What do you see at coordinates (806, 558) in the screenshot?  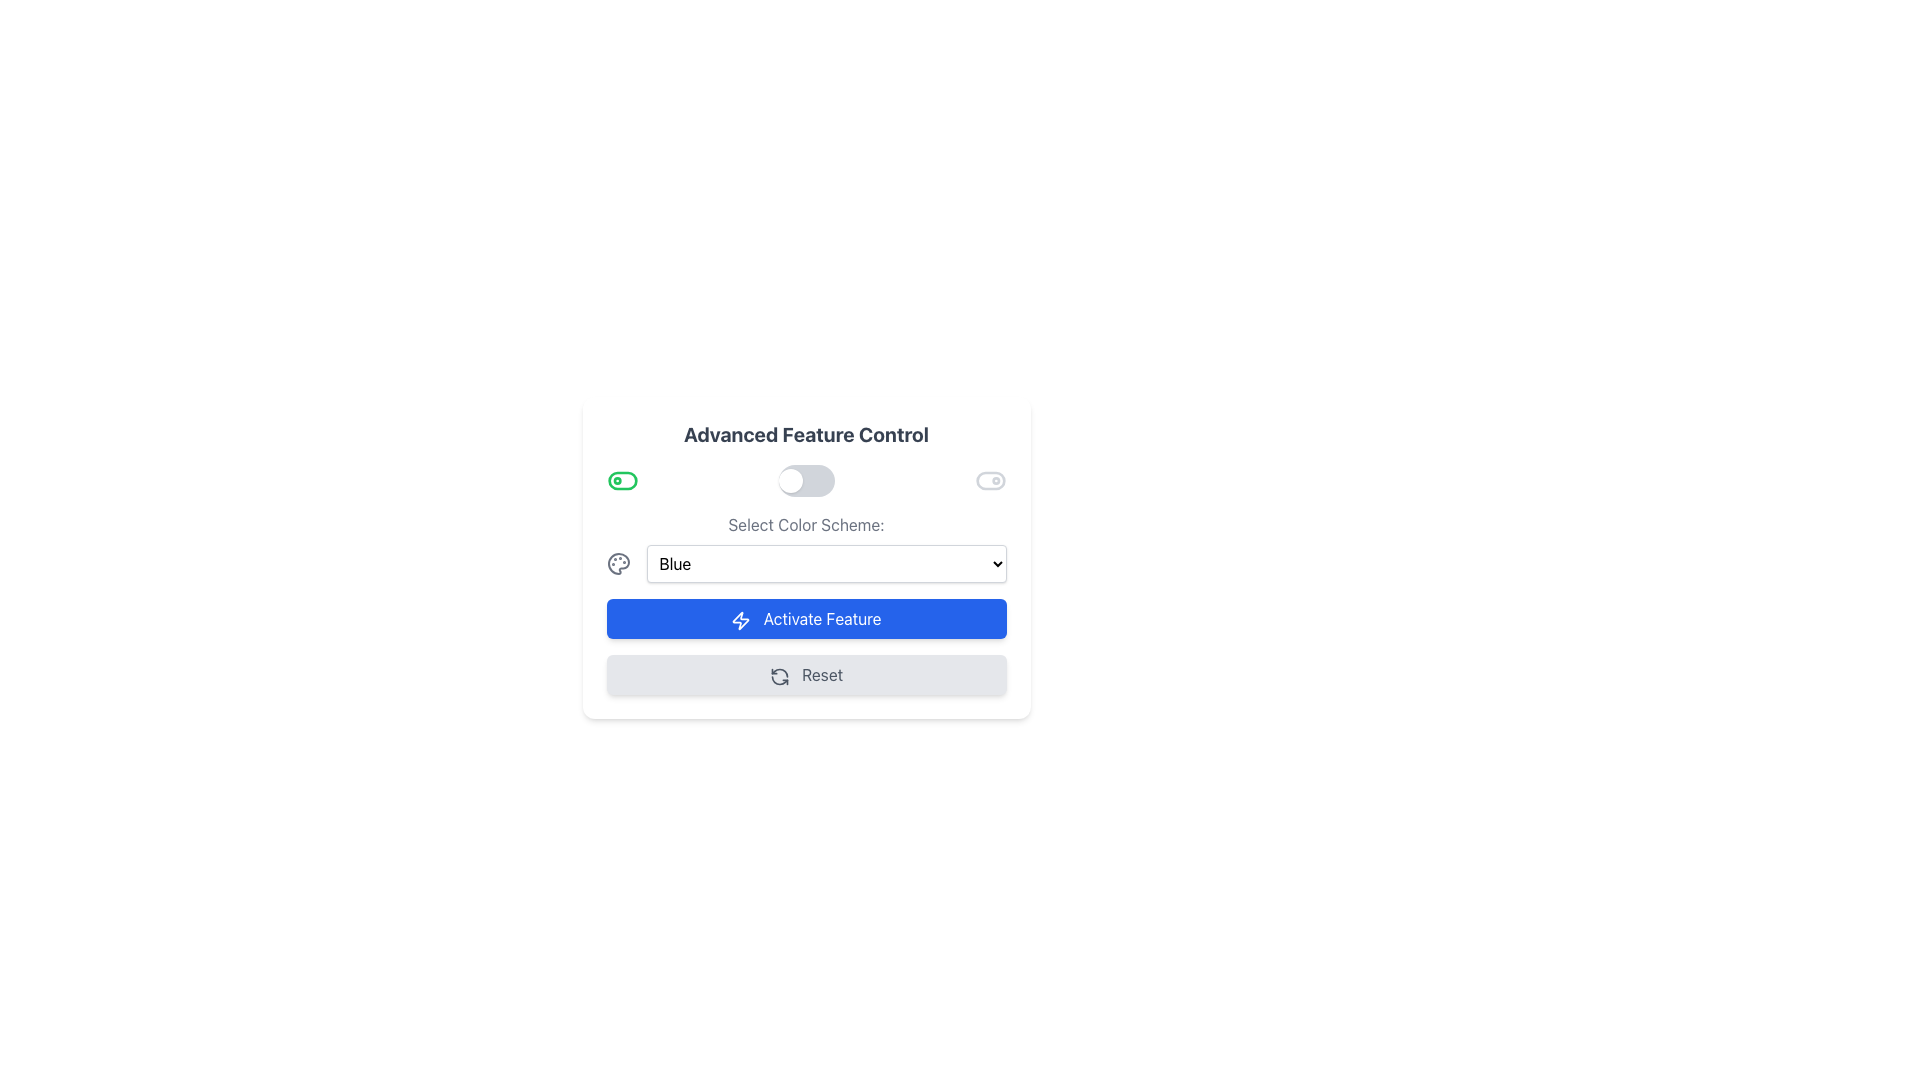 I see `an option from the dropdown menu labeled 'Blue', which is visually styled with a white background and rounded corners, located below the text 'Select Color Scheme:' and above the buttons 'Activate Feature' and 'Reset'` at bounding box center [806, 558].